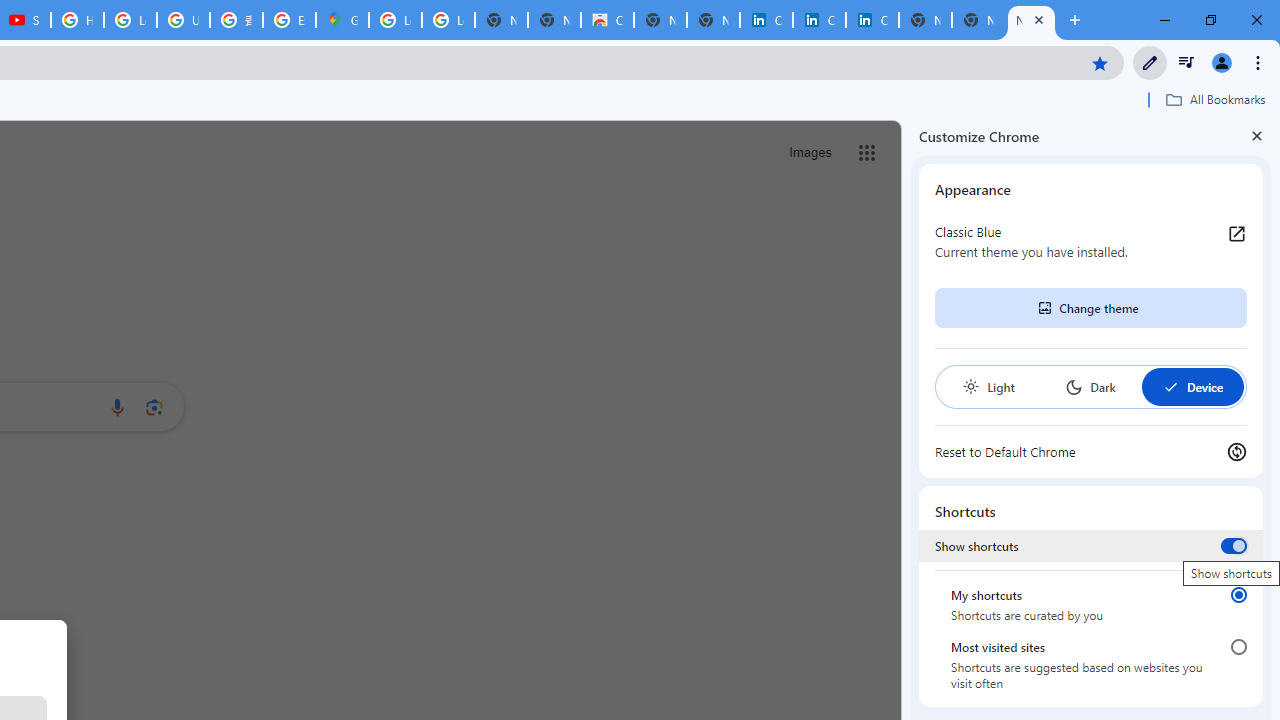  I want to click on 'New Tab', so click(1031, 20).